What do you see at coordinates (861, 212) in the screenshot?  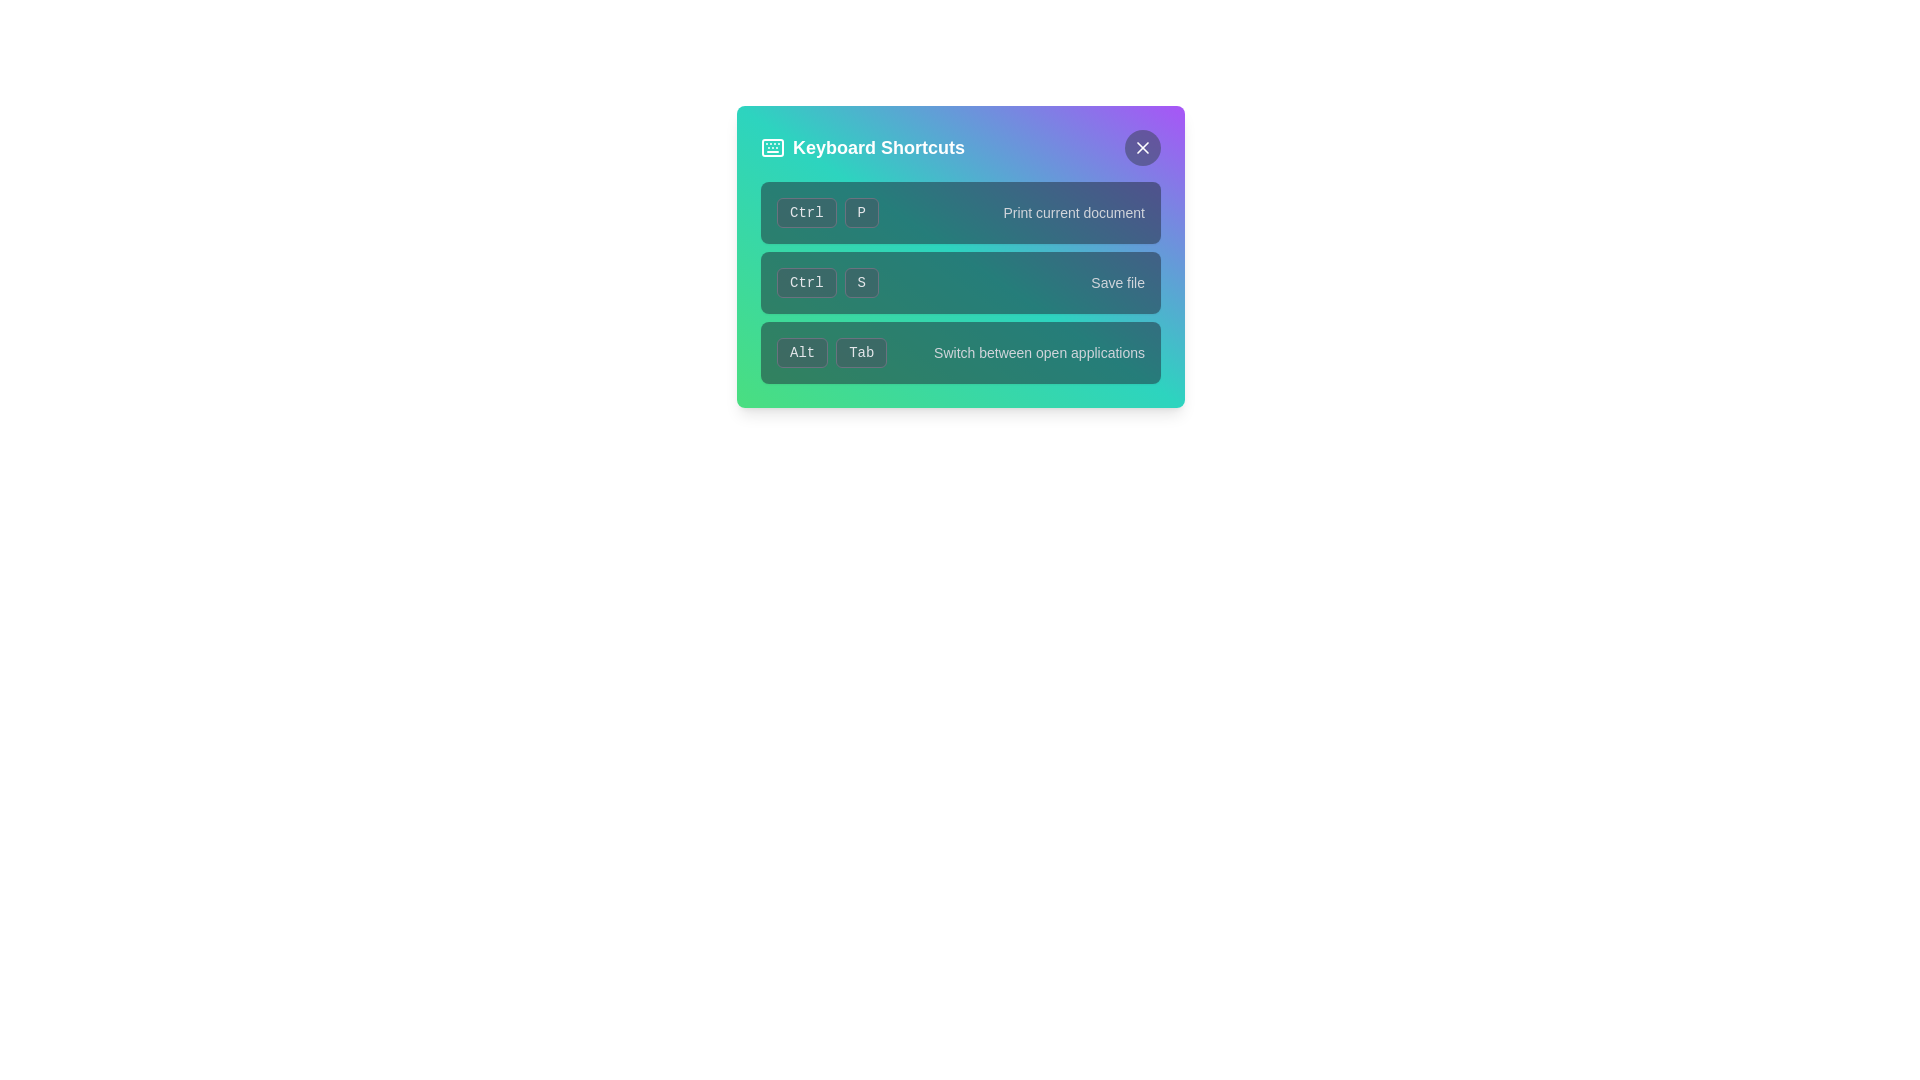 I see `the rounded rectangular button with a dark background and light text labeled 'P', located in the upper section of a list of shortcut keys, adjacent to the 'Ctrl' button` at bounding box center [861, 212].